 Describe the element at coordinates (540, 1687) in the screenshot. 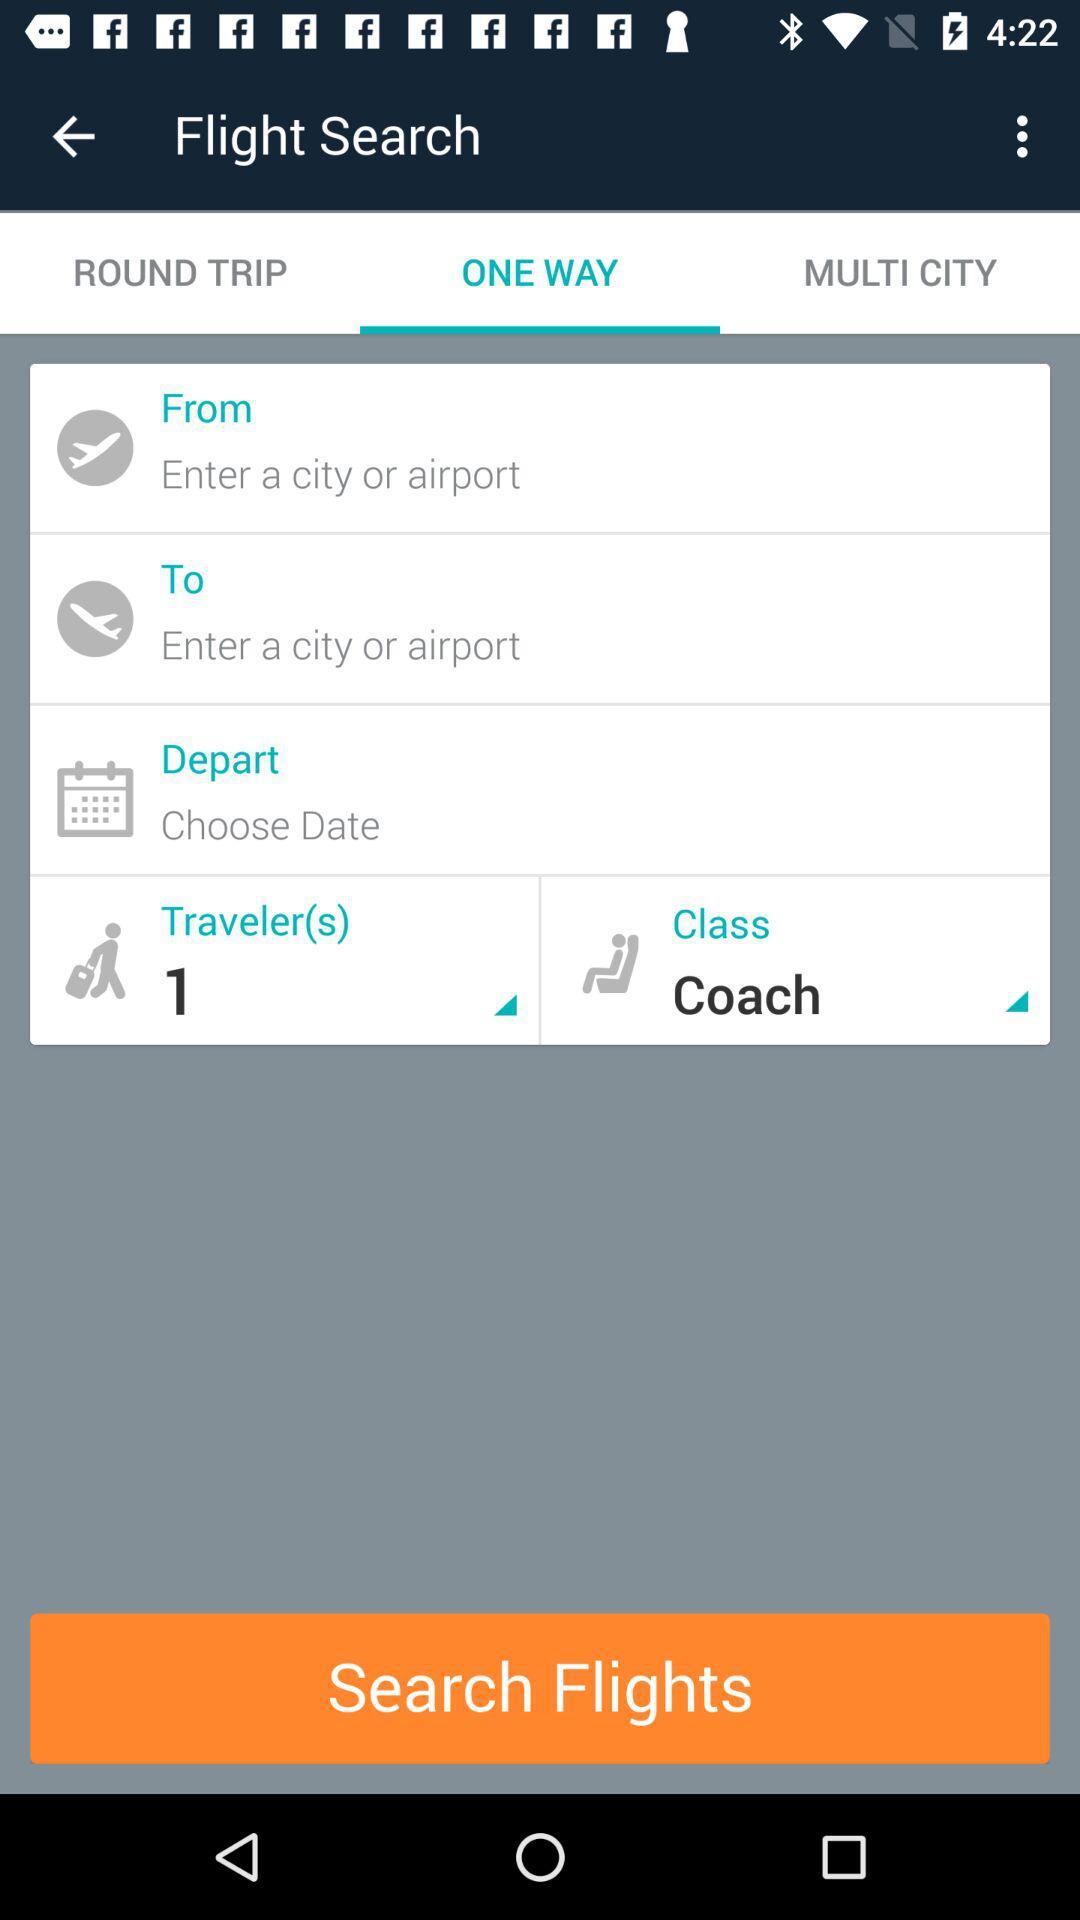

I see `search flights icon` at that location.